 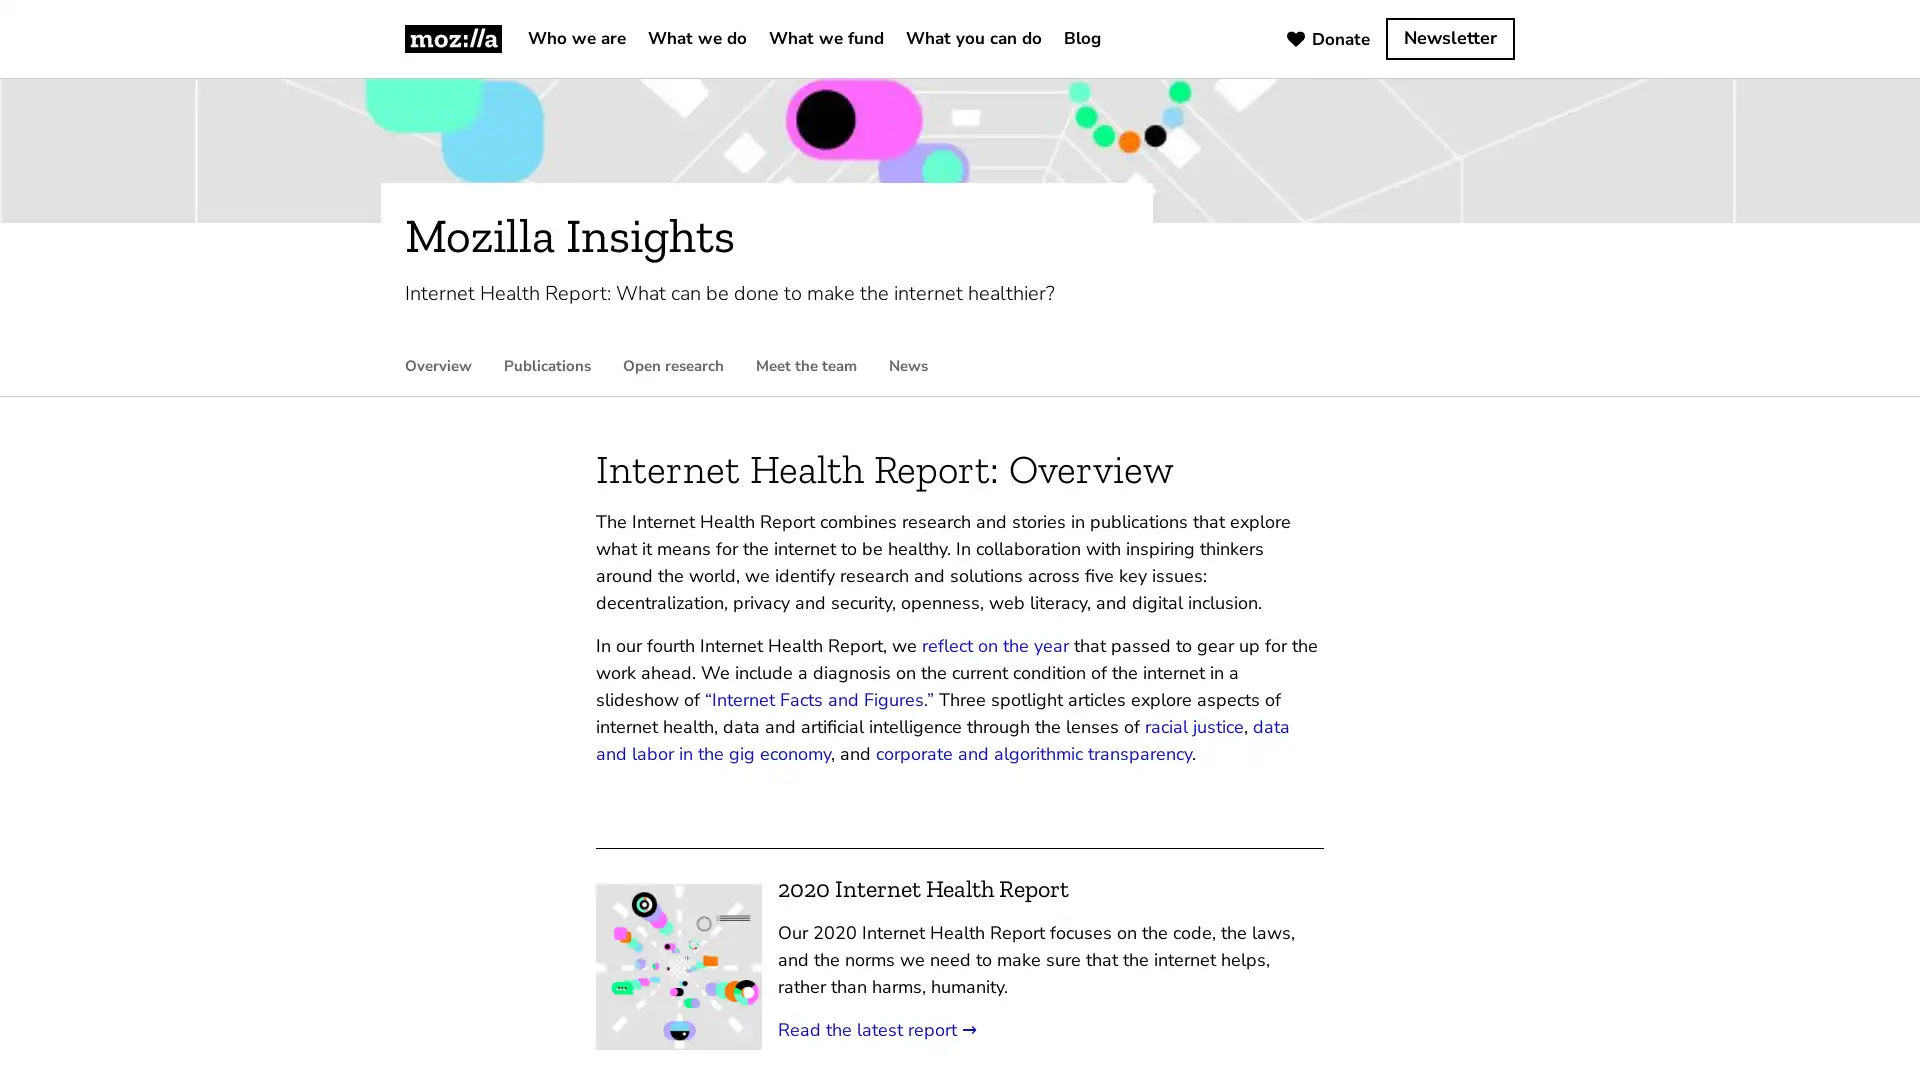 What do you see at coordinates (1450, 38) in the screenshot?
I see `Newsletter` at bounding box center [1450, 38].